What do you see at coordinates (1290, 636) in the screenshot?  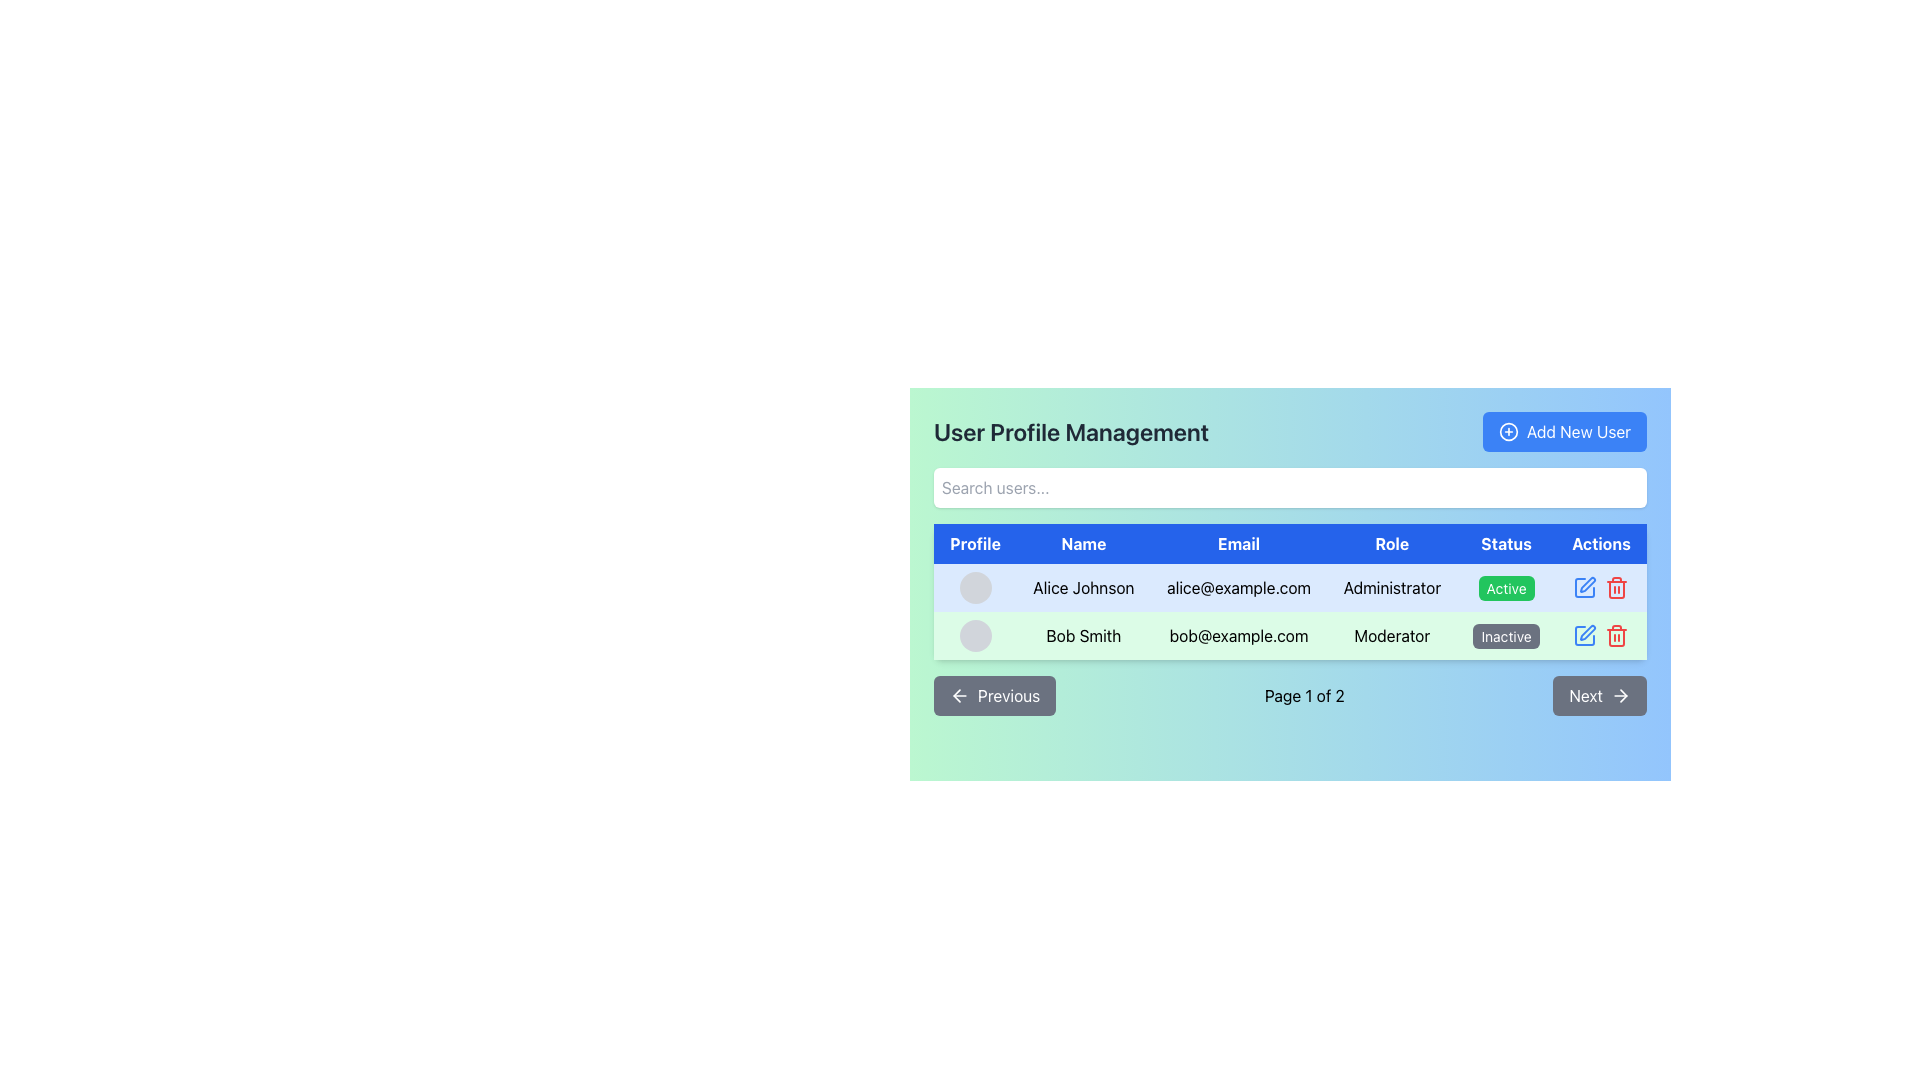 I see `the individual sections of the second row in the 'User Profile Management' table, which represents the user profile of 'Bob Smith'` at bounding box center [1290, 636].